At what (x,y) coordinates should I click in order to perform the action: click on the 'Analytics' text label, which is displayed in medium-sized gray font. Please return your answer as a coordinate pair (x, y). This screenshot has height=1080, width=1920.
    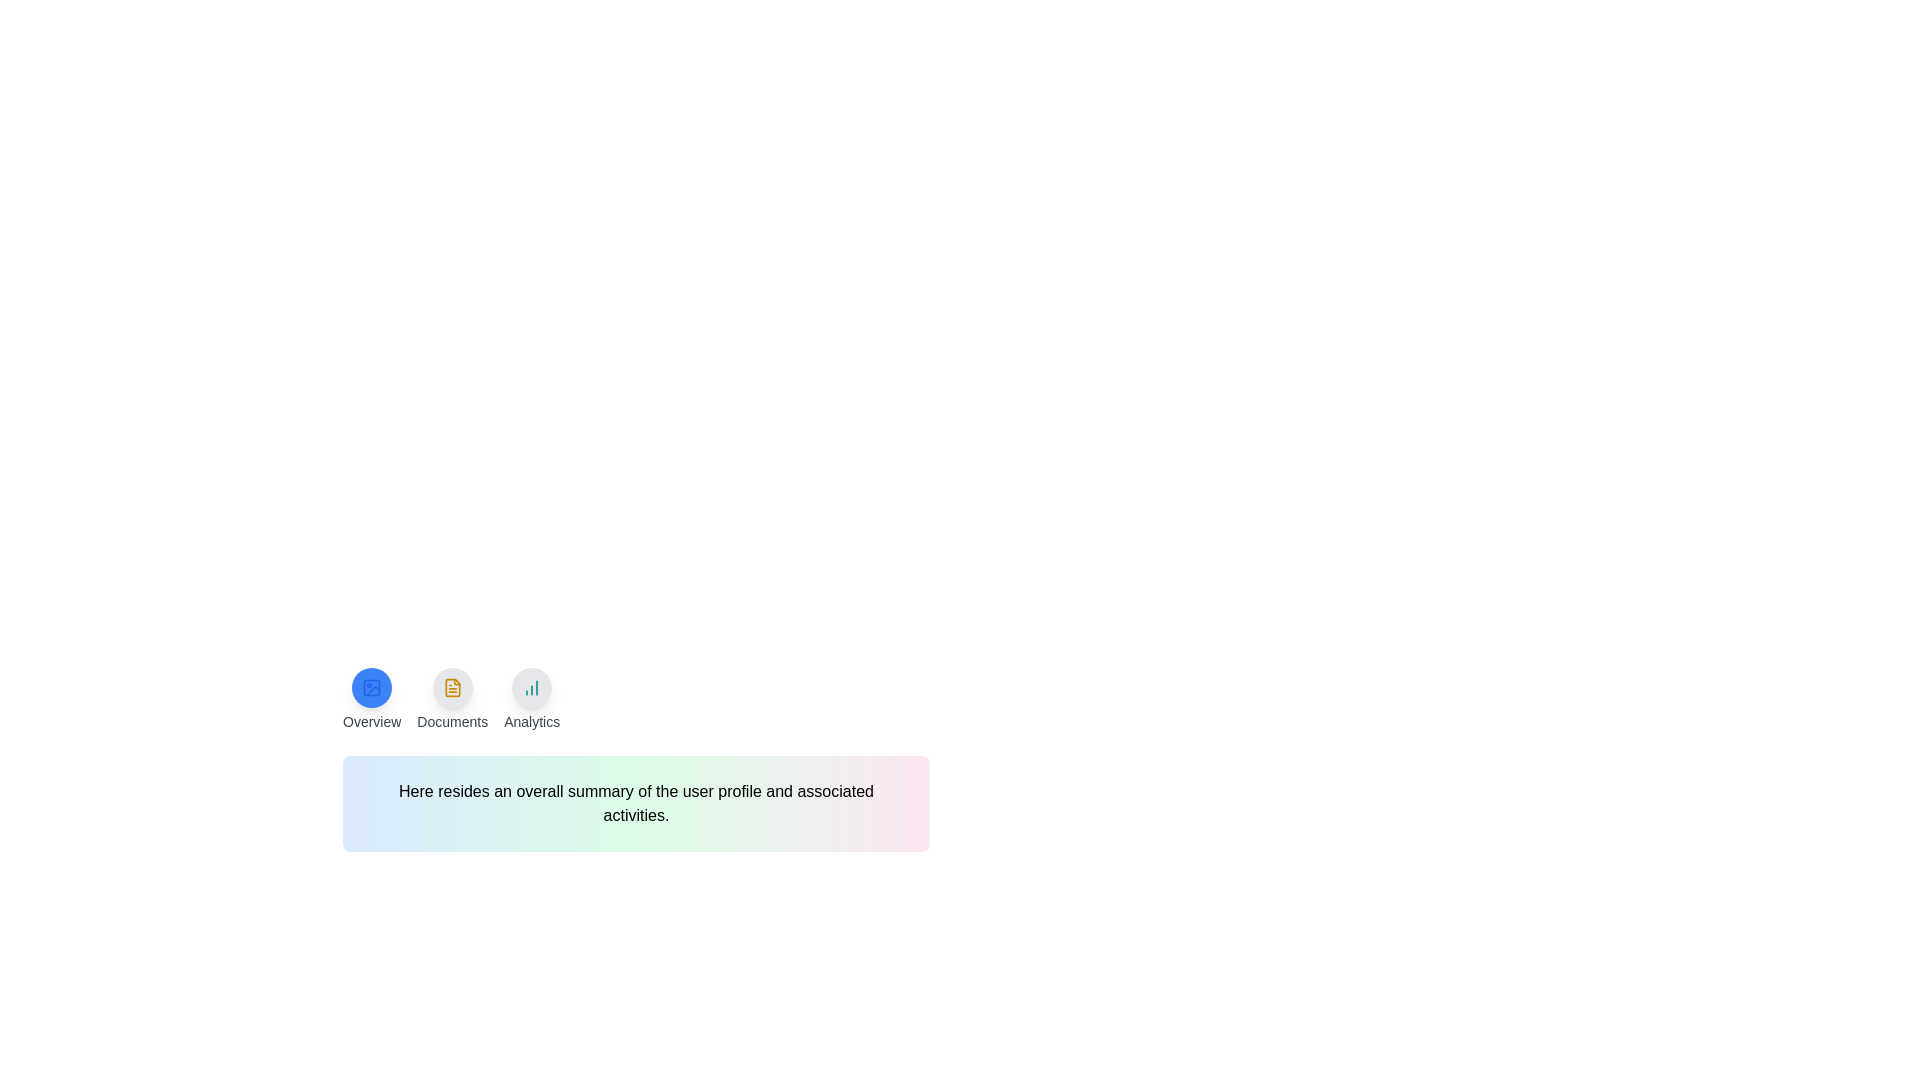
    Looking at the image, I should click on (532, 721).